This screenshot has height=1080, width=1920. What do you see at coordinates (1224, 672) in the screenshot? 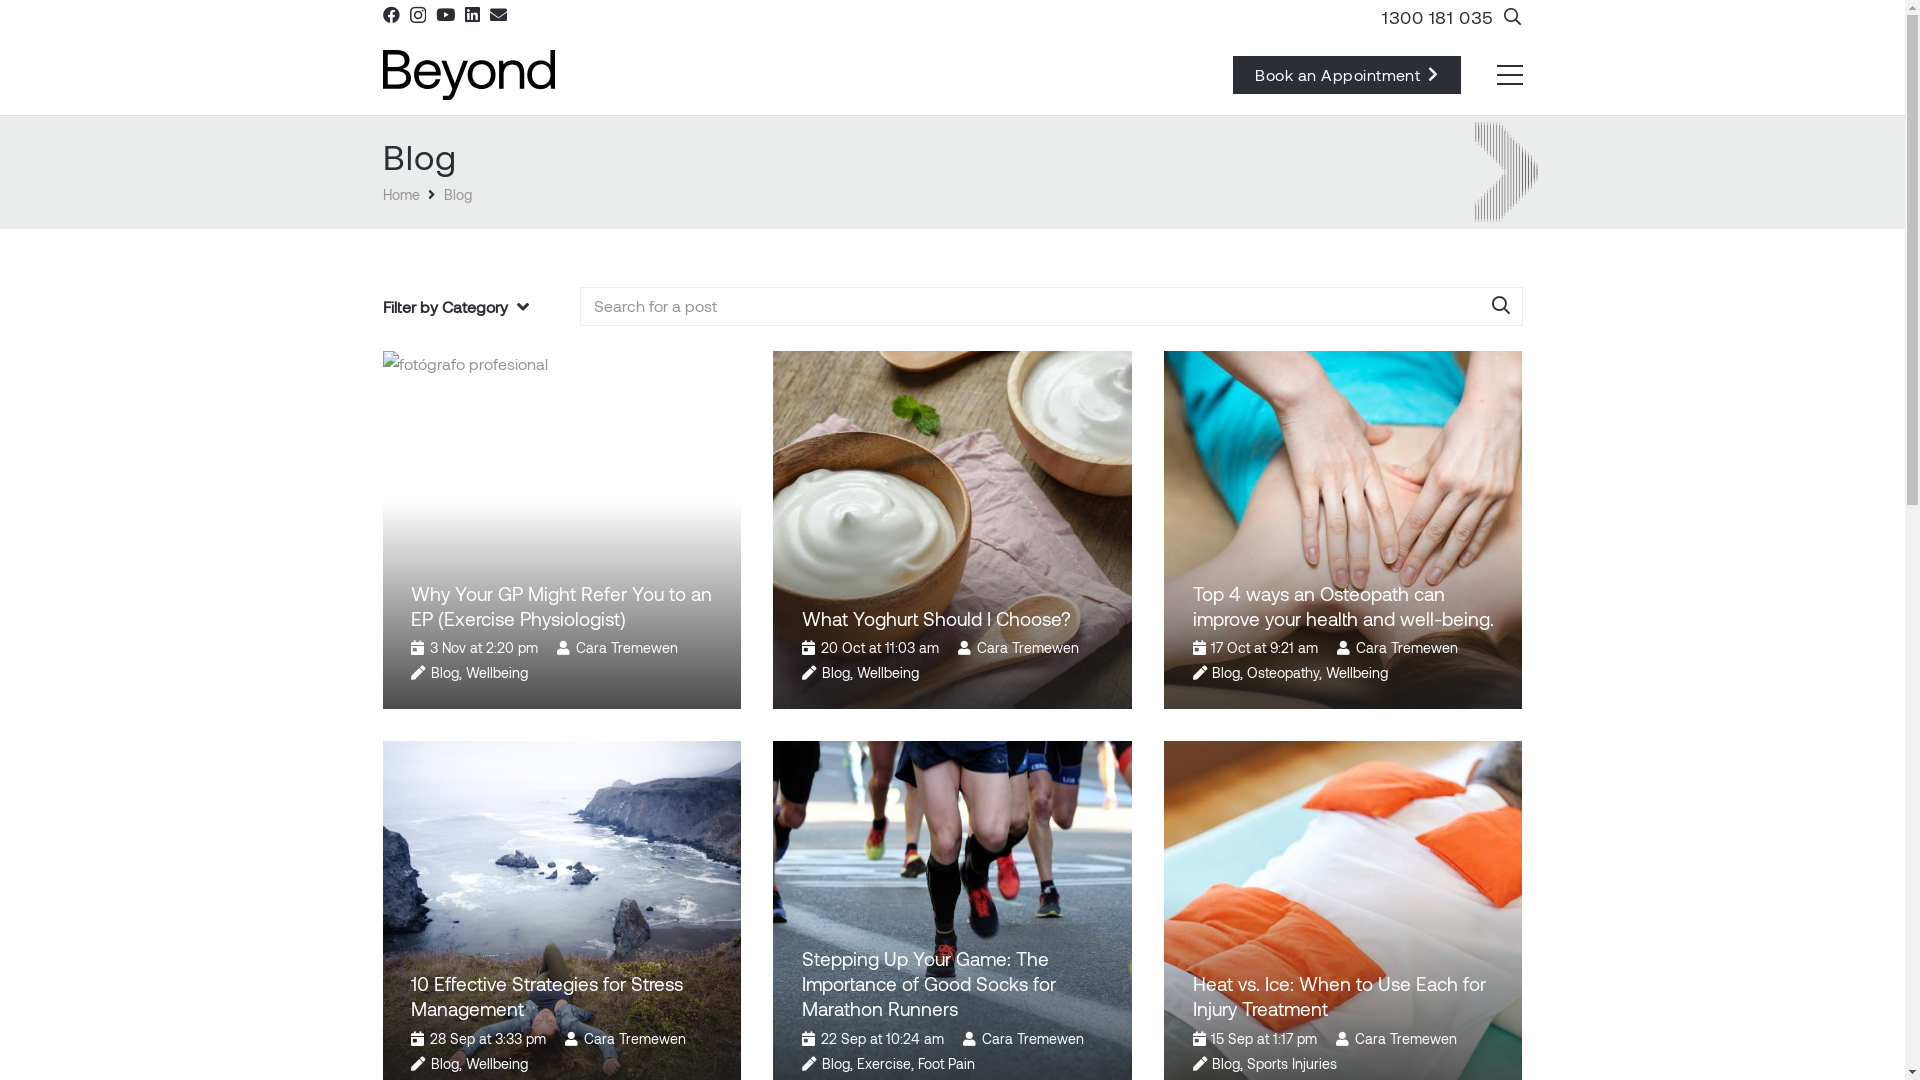
I see `'Blog'` at bounding box center [1224, 672].